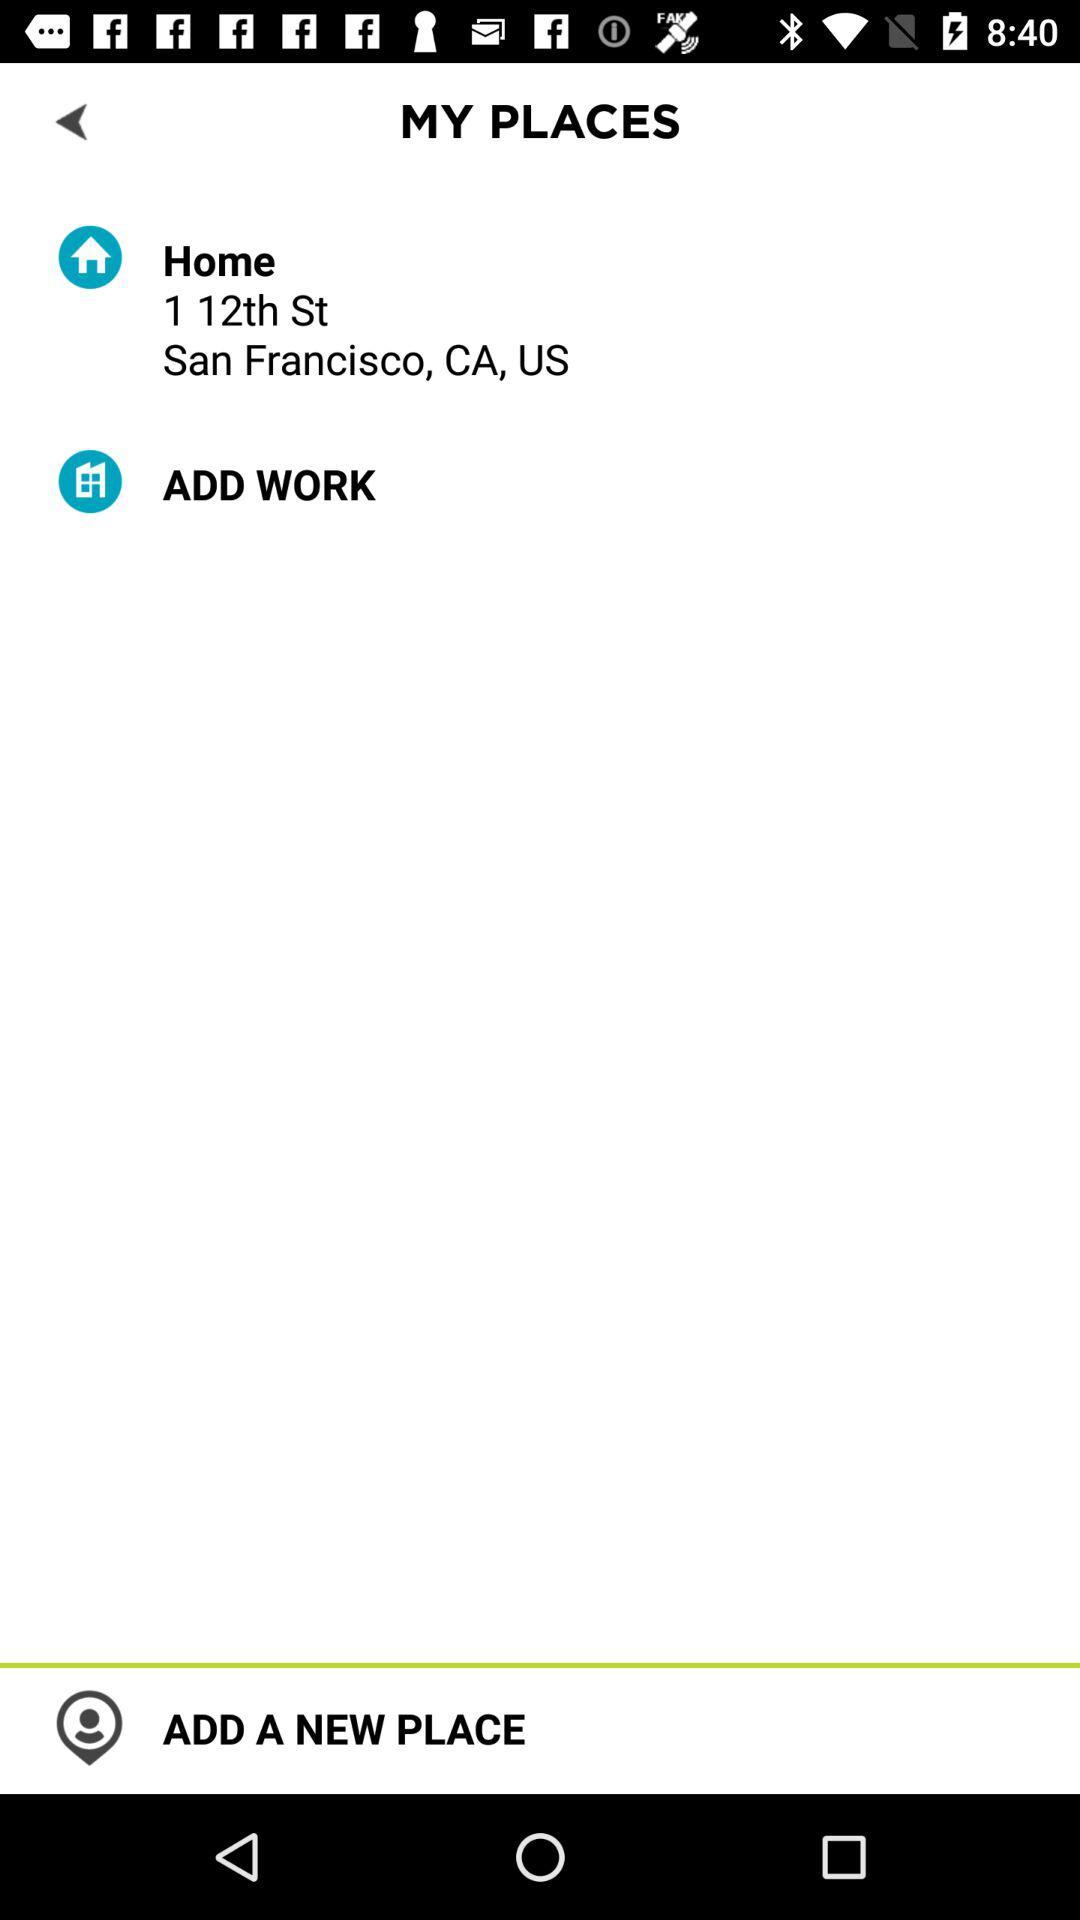 Image resolution: width=1080 pixels, height=1920 pixels. What do you see at coordinates (72, 119) in the screenshot?
I see `back to previous scene` at bounding box center [72, 119].